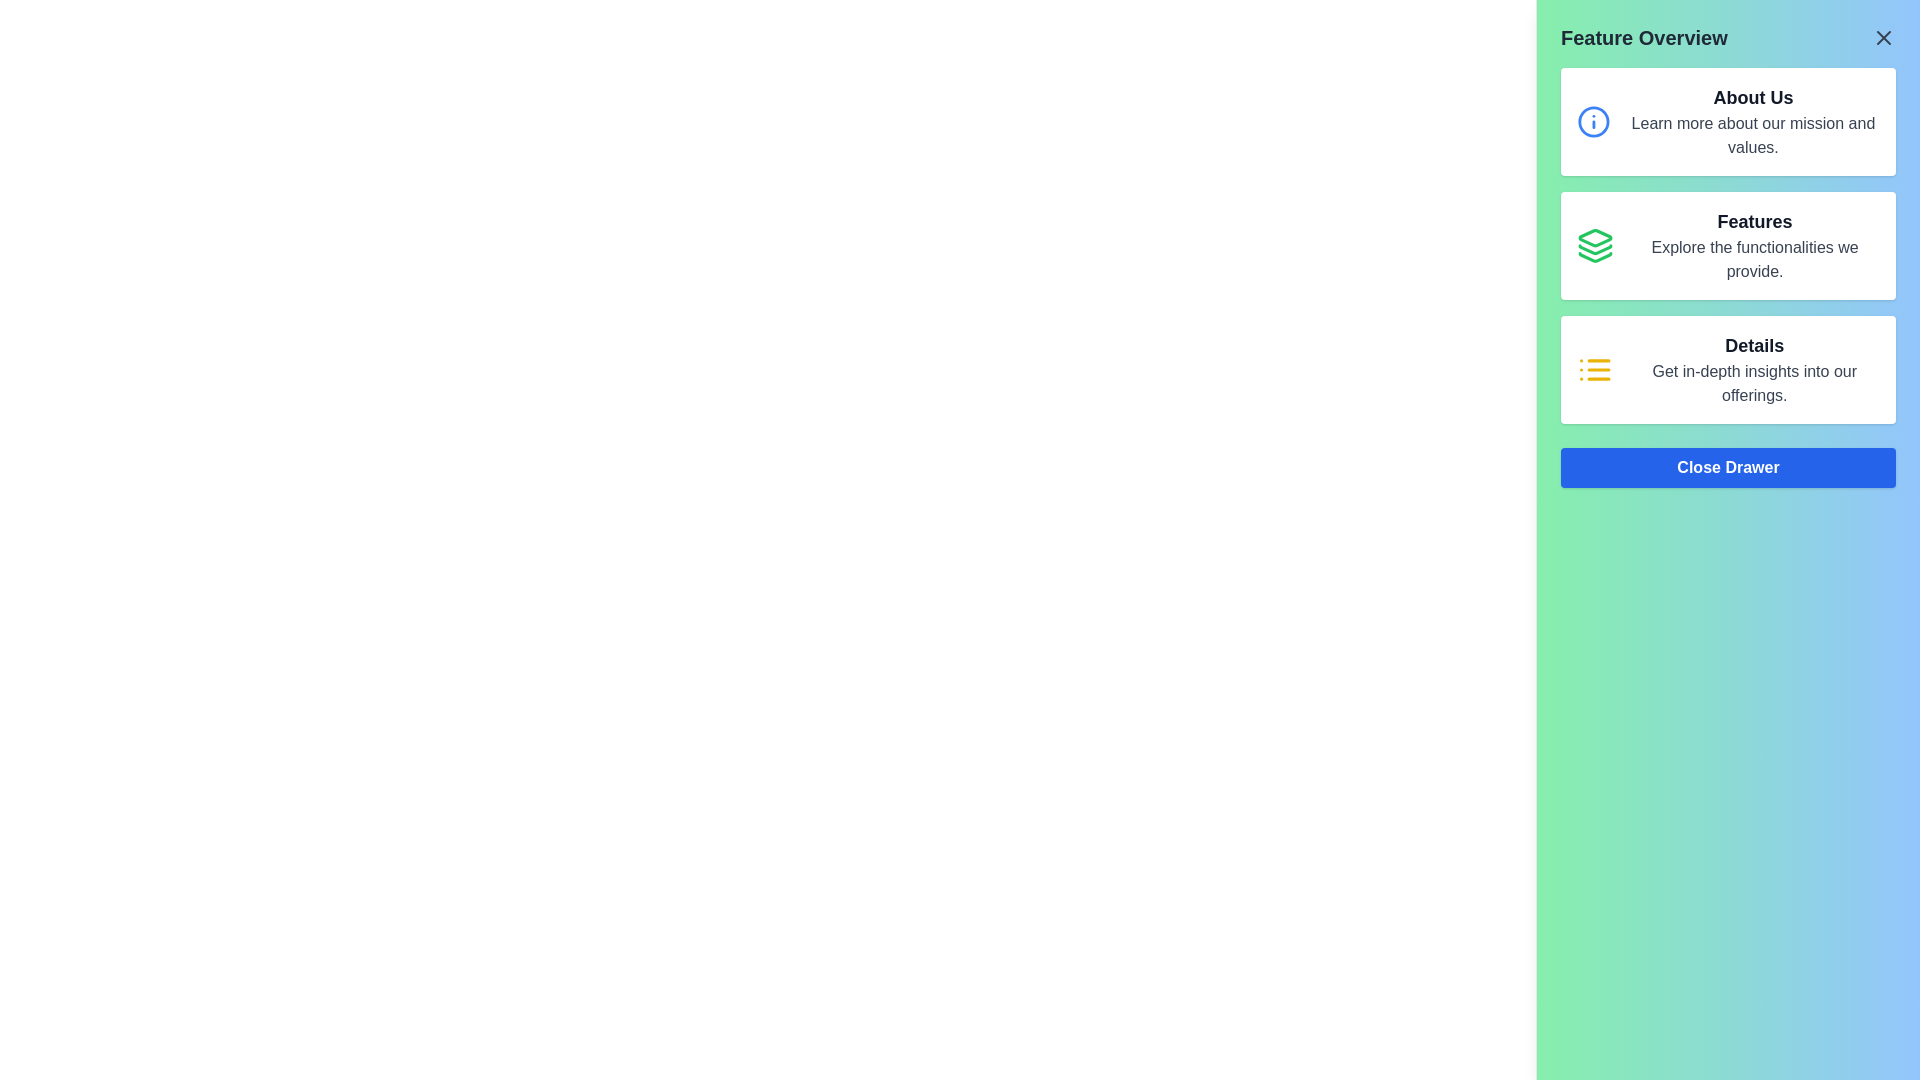 This screenshot has width=1920, height=1080. Describe the element at coordinates (1882, 38) in the screenshot. I see `the small 'X' icon button located at the far right of the top section of the interface, adjacent to the 'Feature Overview' title` at that location.